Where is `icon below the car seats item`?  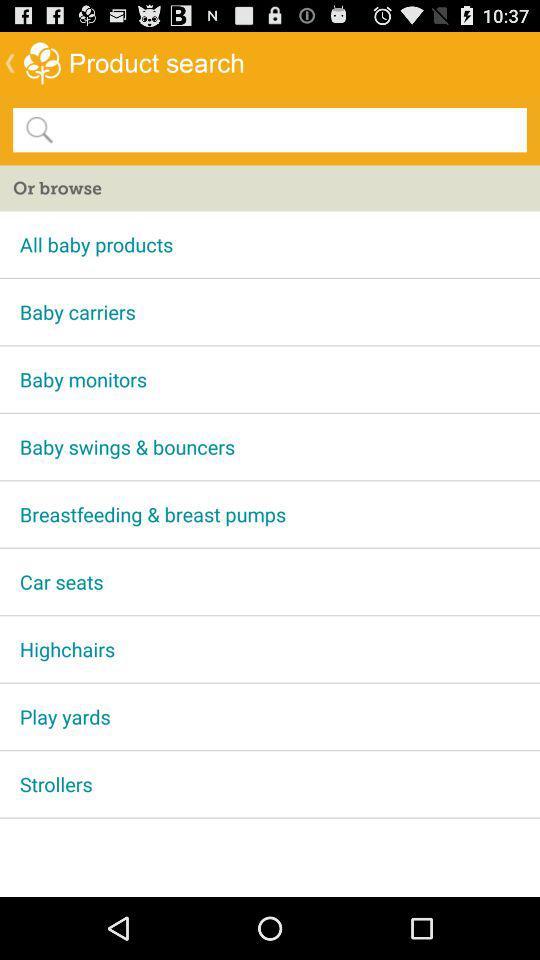
icon below the car seats item is located at coordinates (270, 648).